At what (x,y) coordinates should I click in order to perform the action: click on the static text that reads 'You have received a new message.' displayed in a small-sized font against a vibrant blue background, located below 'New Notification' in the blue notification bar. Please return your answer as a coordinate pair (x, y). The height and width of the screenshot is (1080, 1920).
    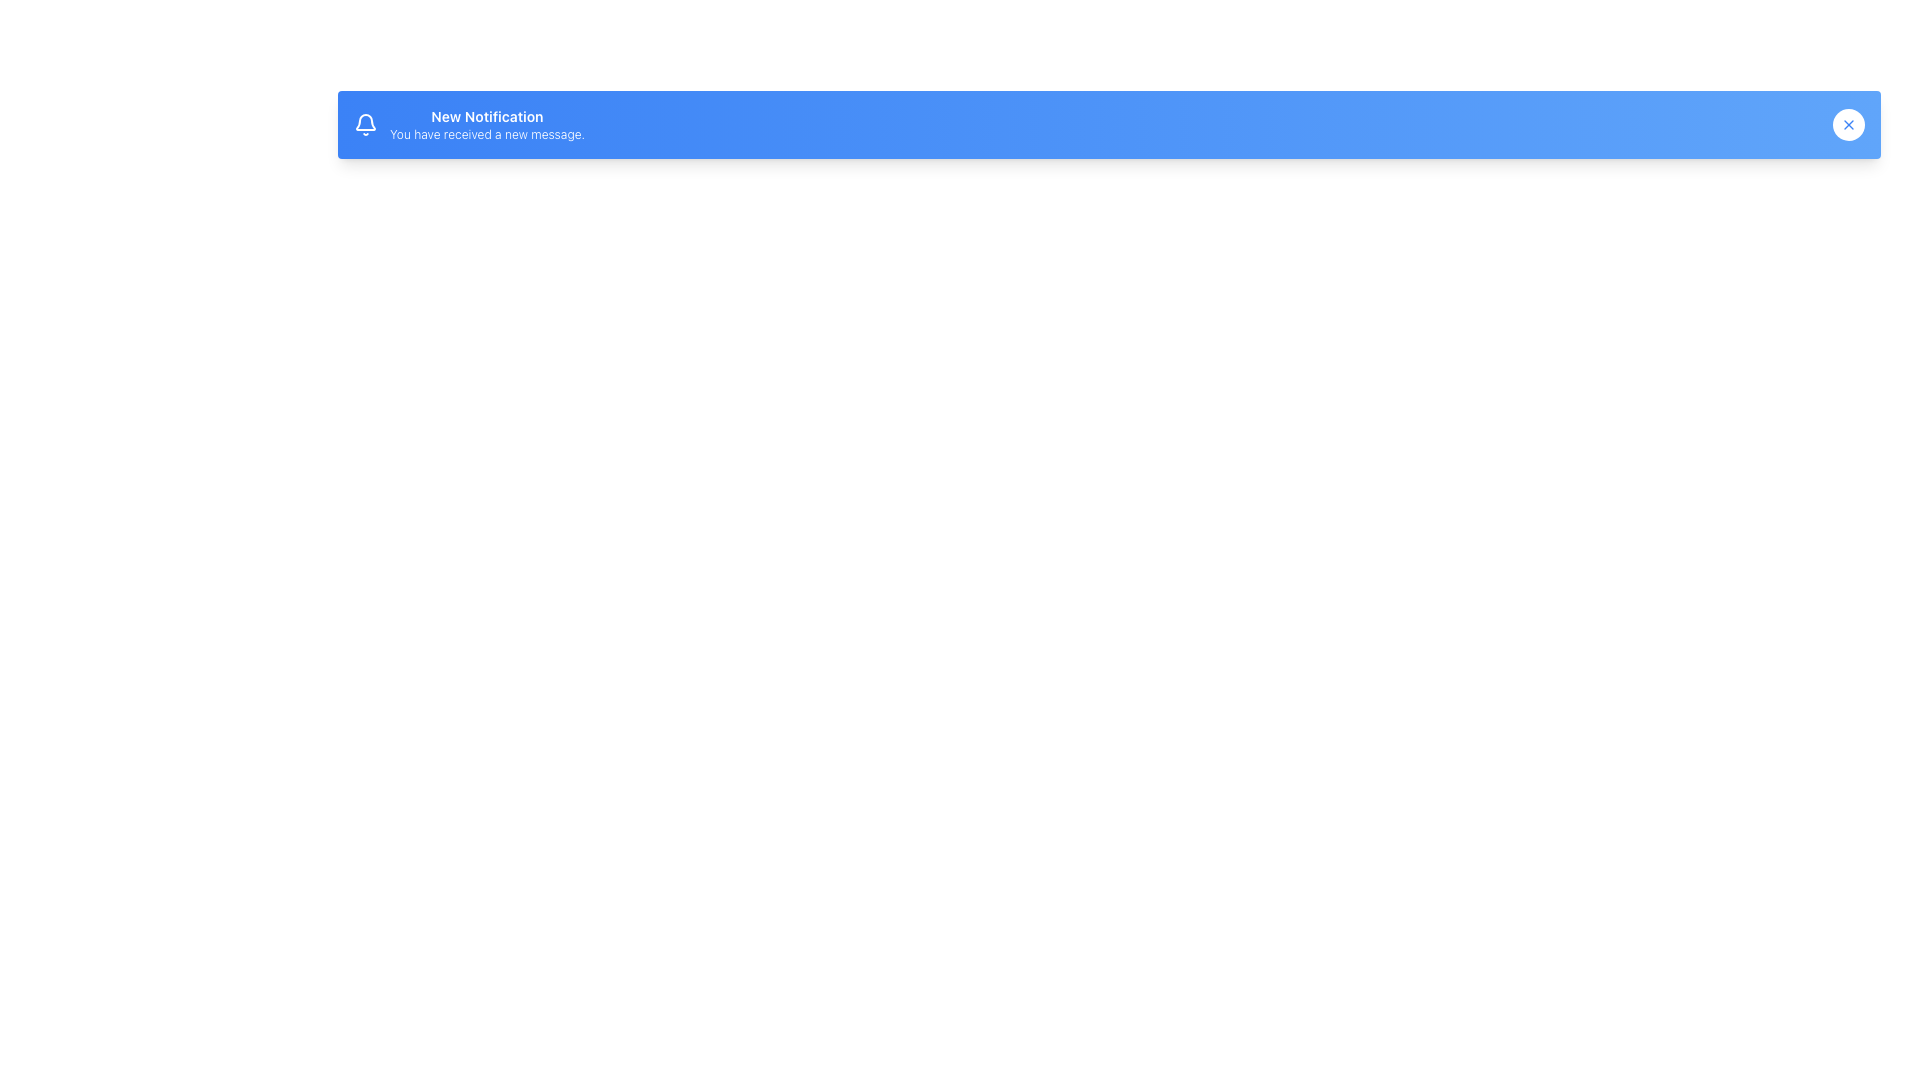
    Looking at the image, I should click on (487, 135).